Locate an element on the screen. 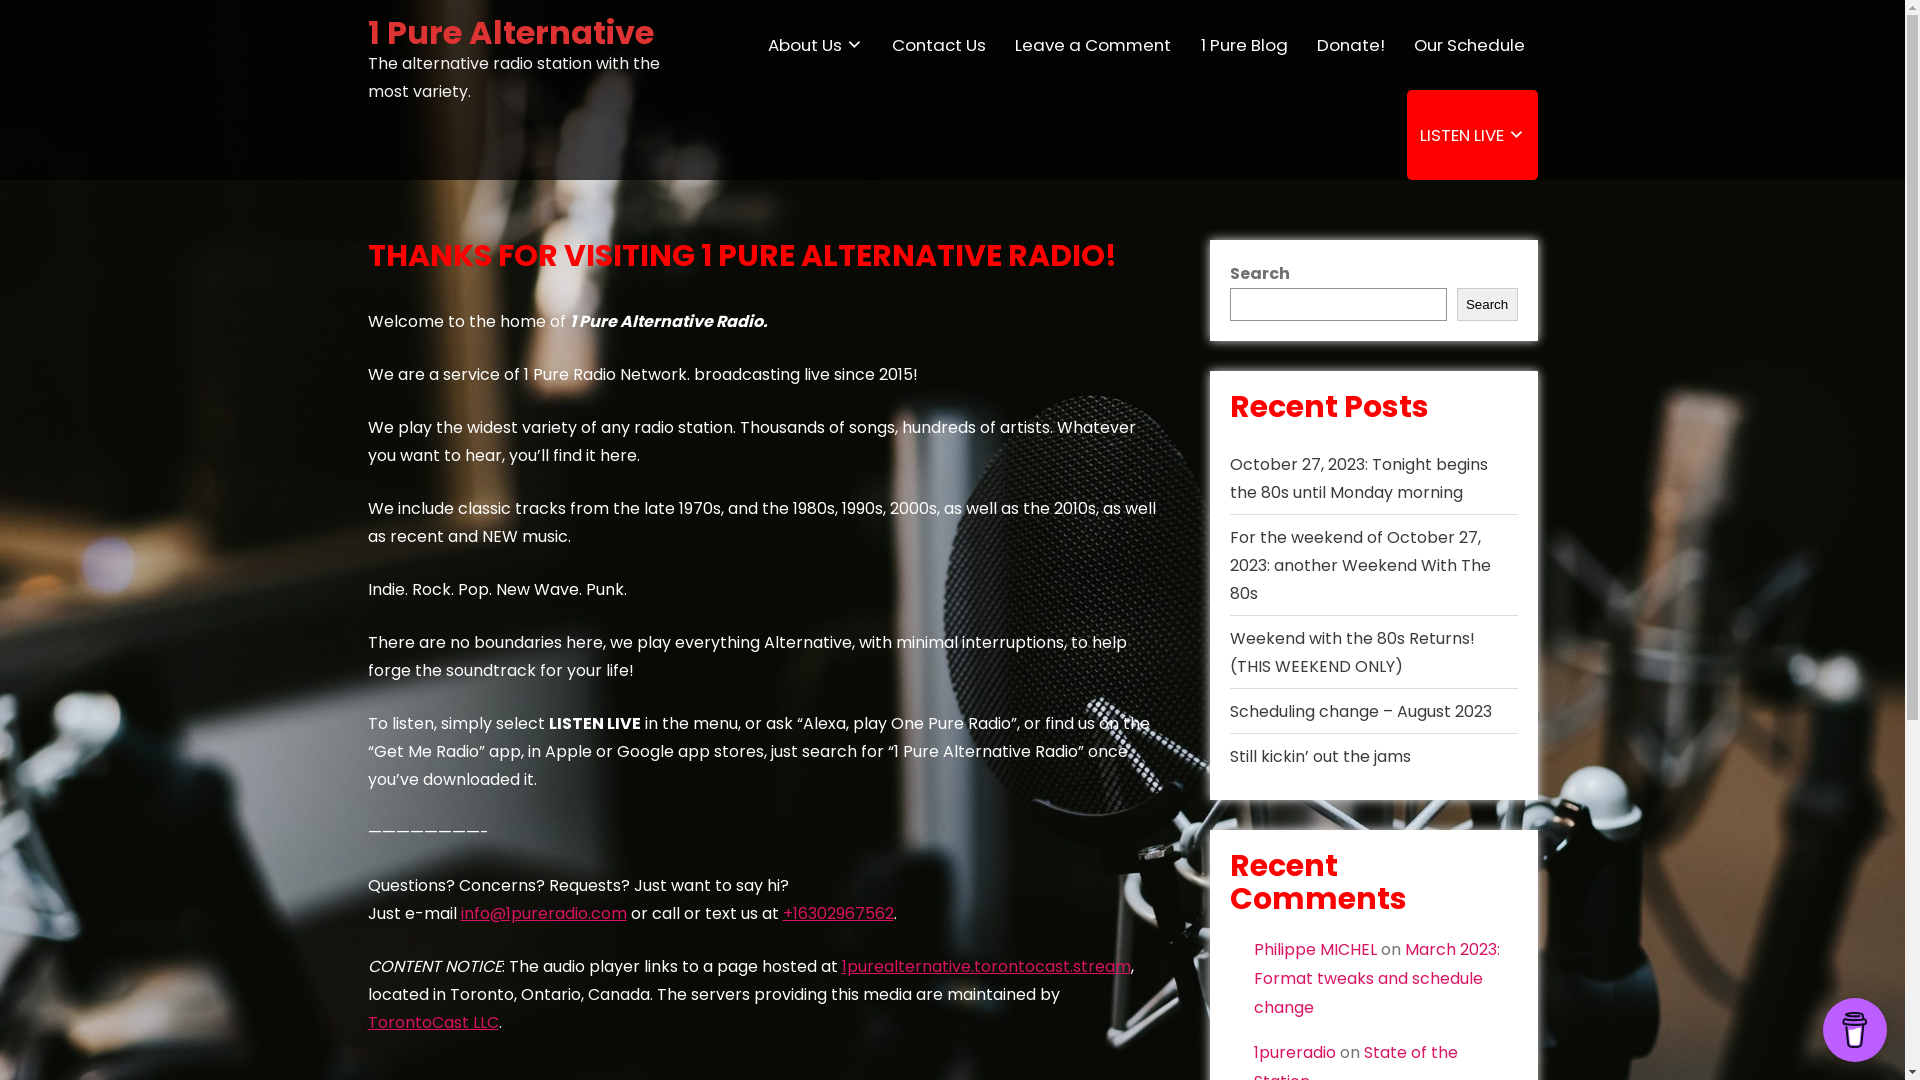 This screenshot has width=1920, height=1080. 'About Us' is located at coordinates (753, 45).